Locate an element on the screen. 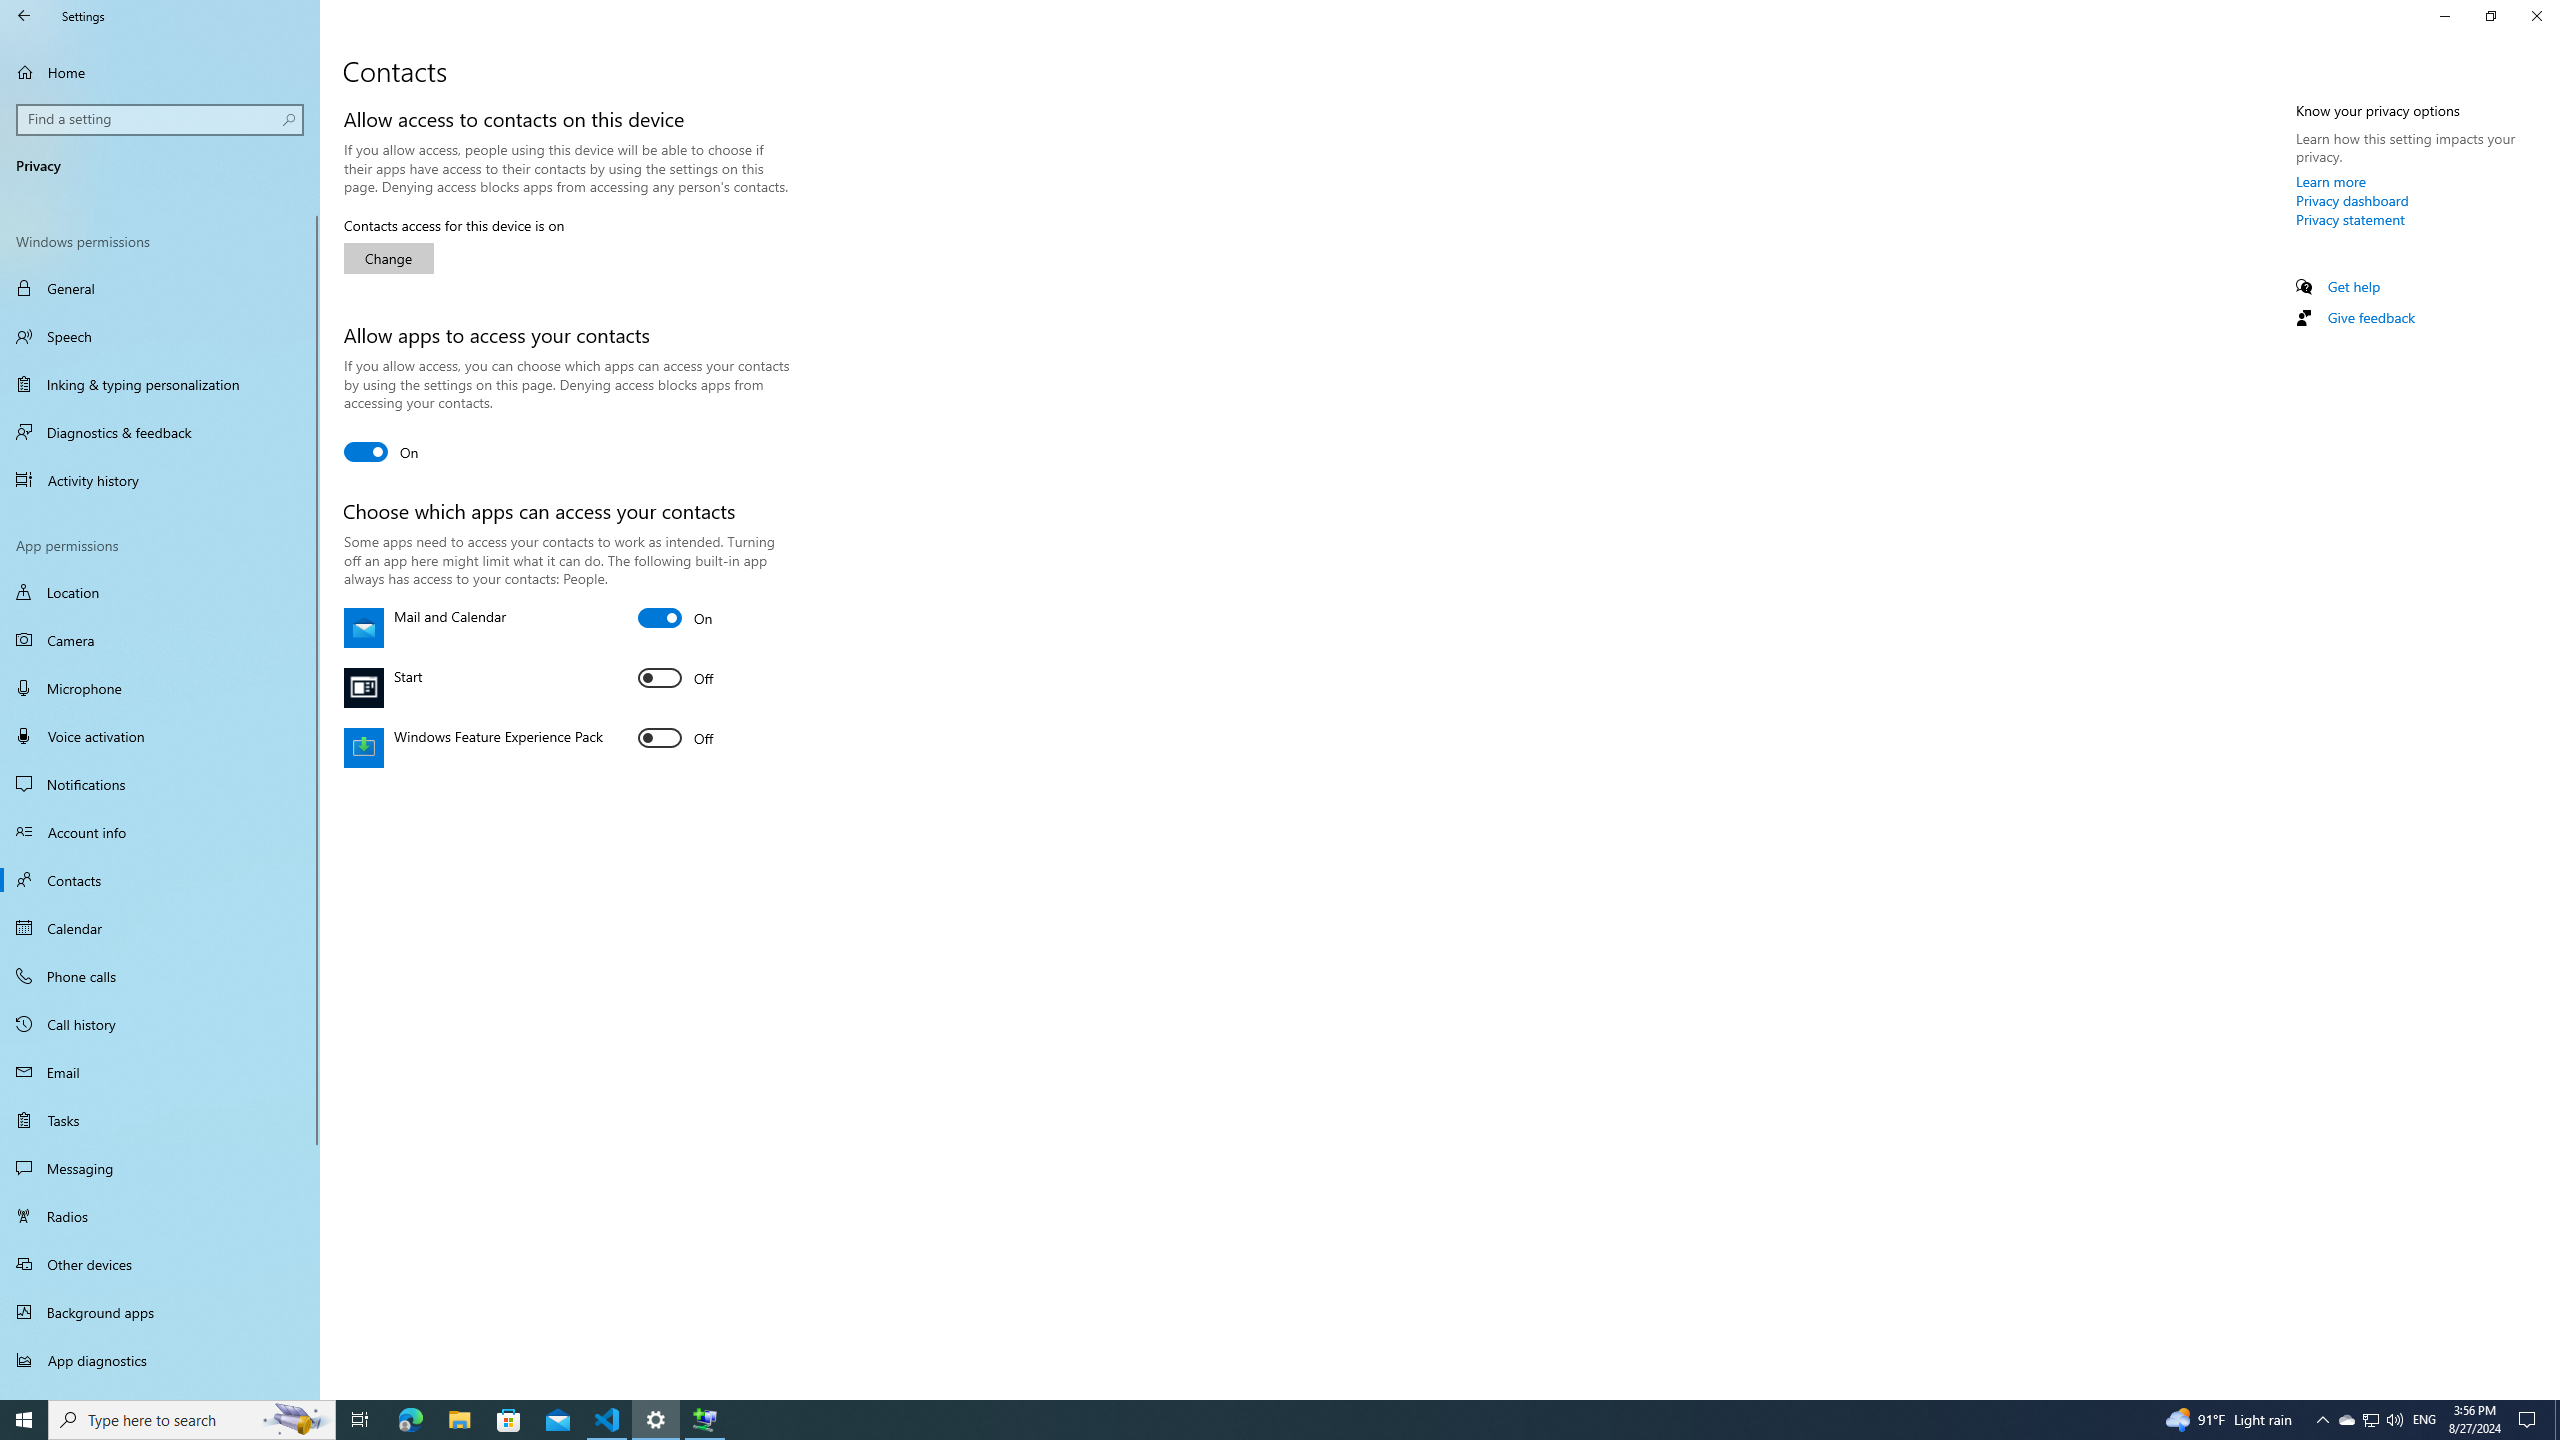 This screenshot has height=1440, width=2560. 'Tray Input Indicator - English (United States)' is located at coordinates (2424, 1418).